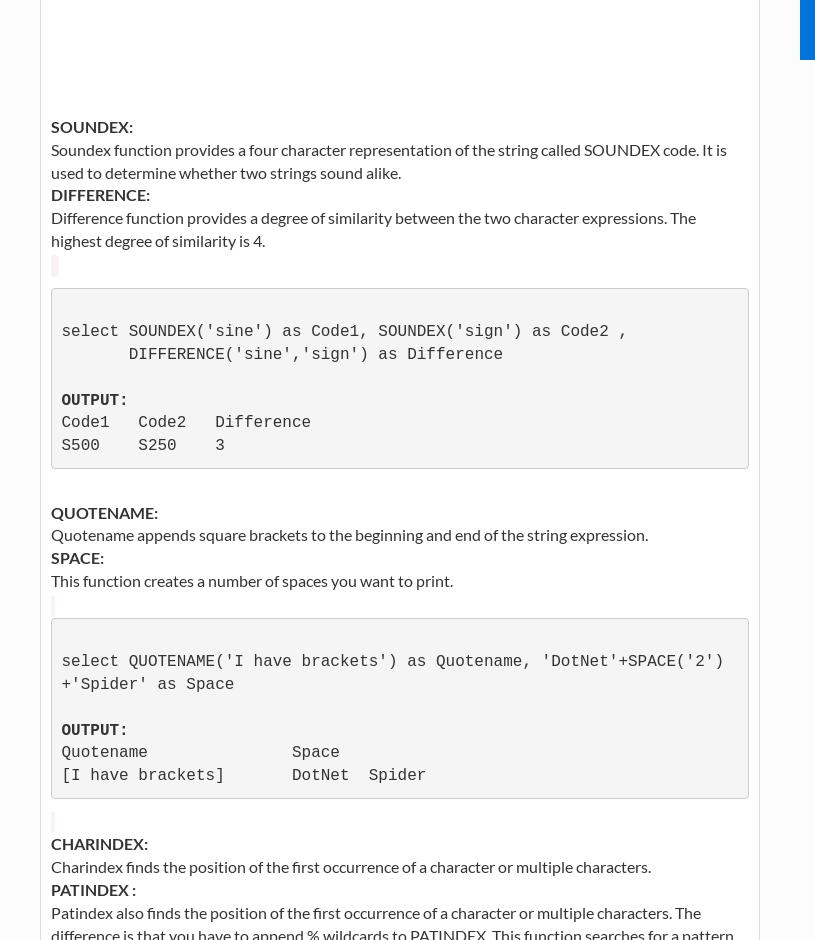  Describe the element at coordinates (243, 774) in the screenshot. I see `'[I have brackets]	DotNet  Spider'` at that location.